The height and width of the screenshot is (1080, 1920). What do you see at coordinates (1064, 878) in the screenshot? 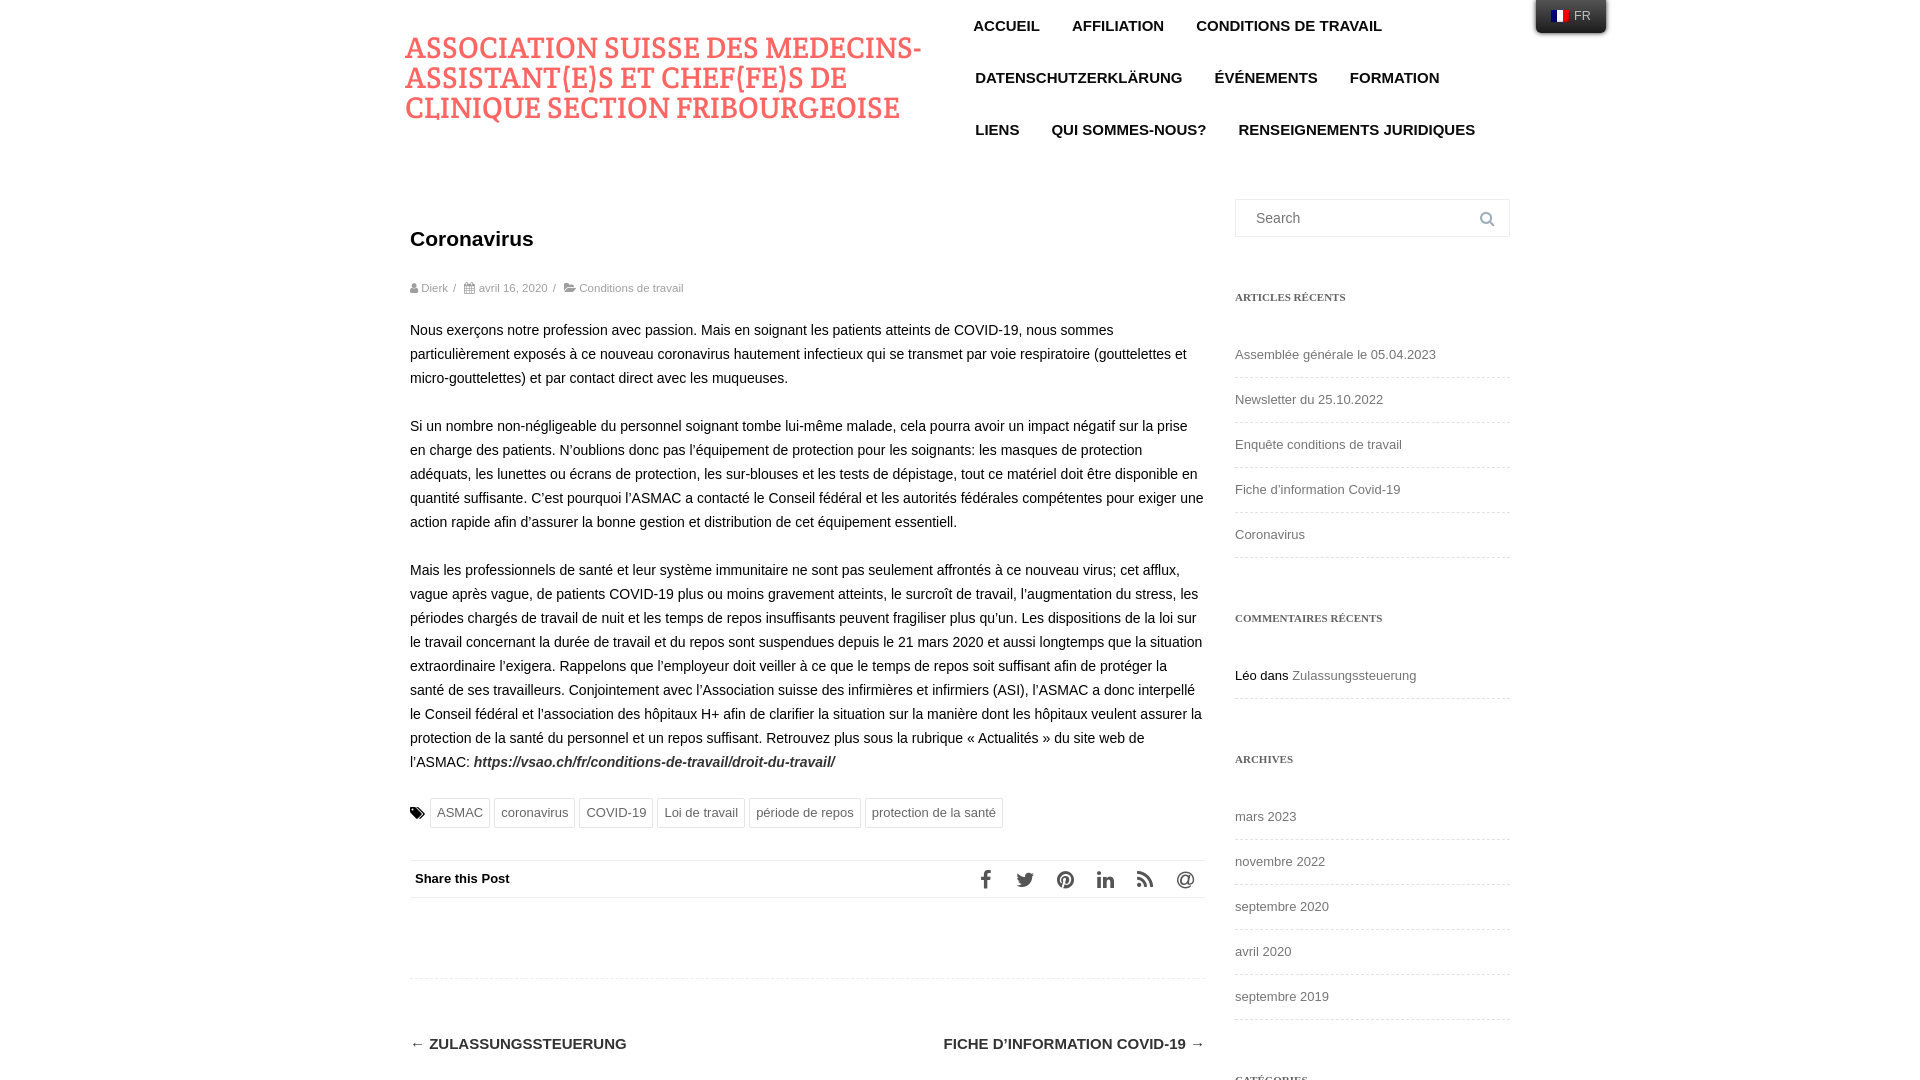
I see `'Pinterest'` at bounding box center [1064, 878].